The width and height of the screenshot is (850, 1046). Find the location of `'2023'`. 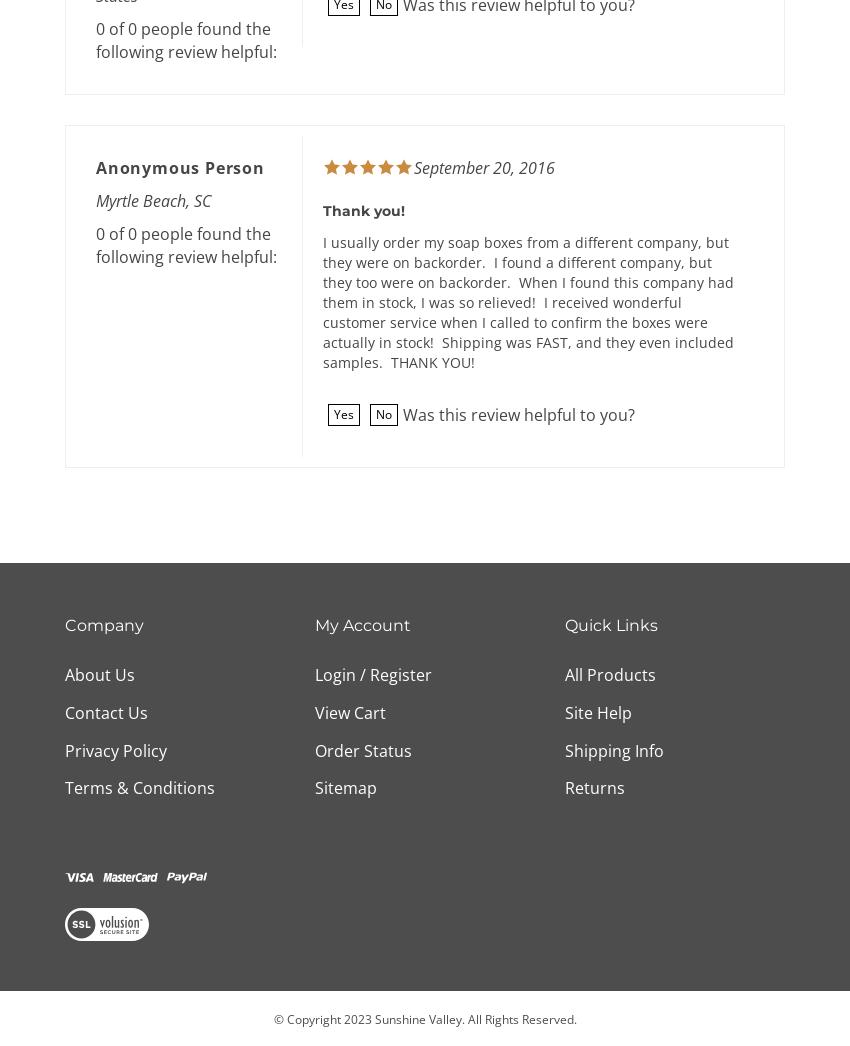

'2023' is located at coordinates (356, 1019).